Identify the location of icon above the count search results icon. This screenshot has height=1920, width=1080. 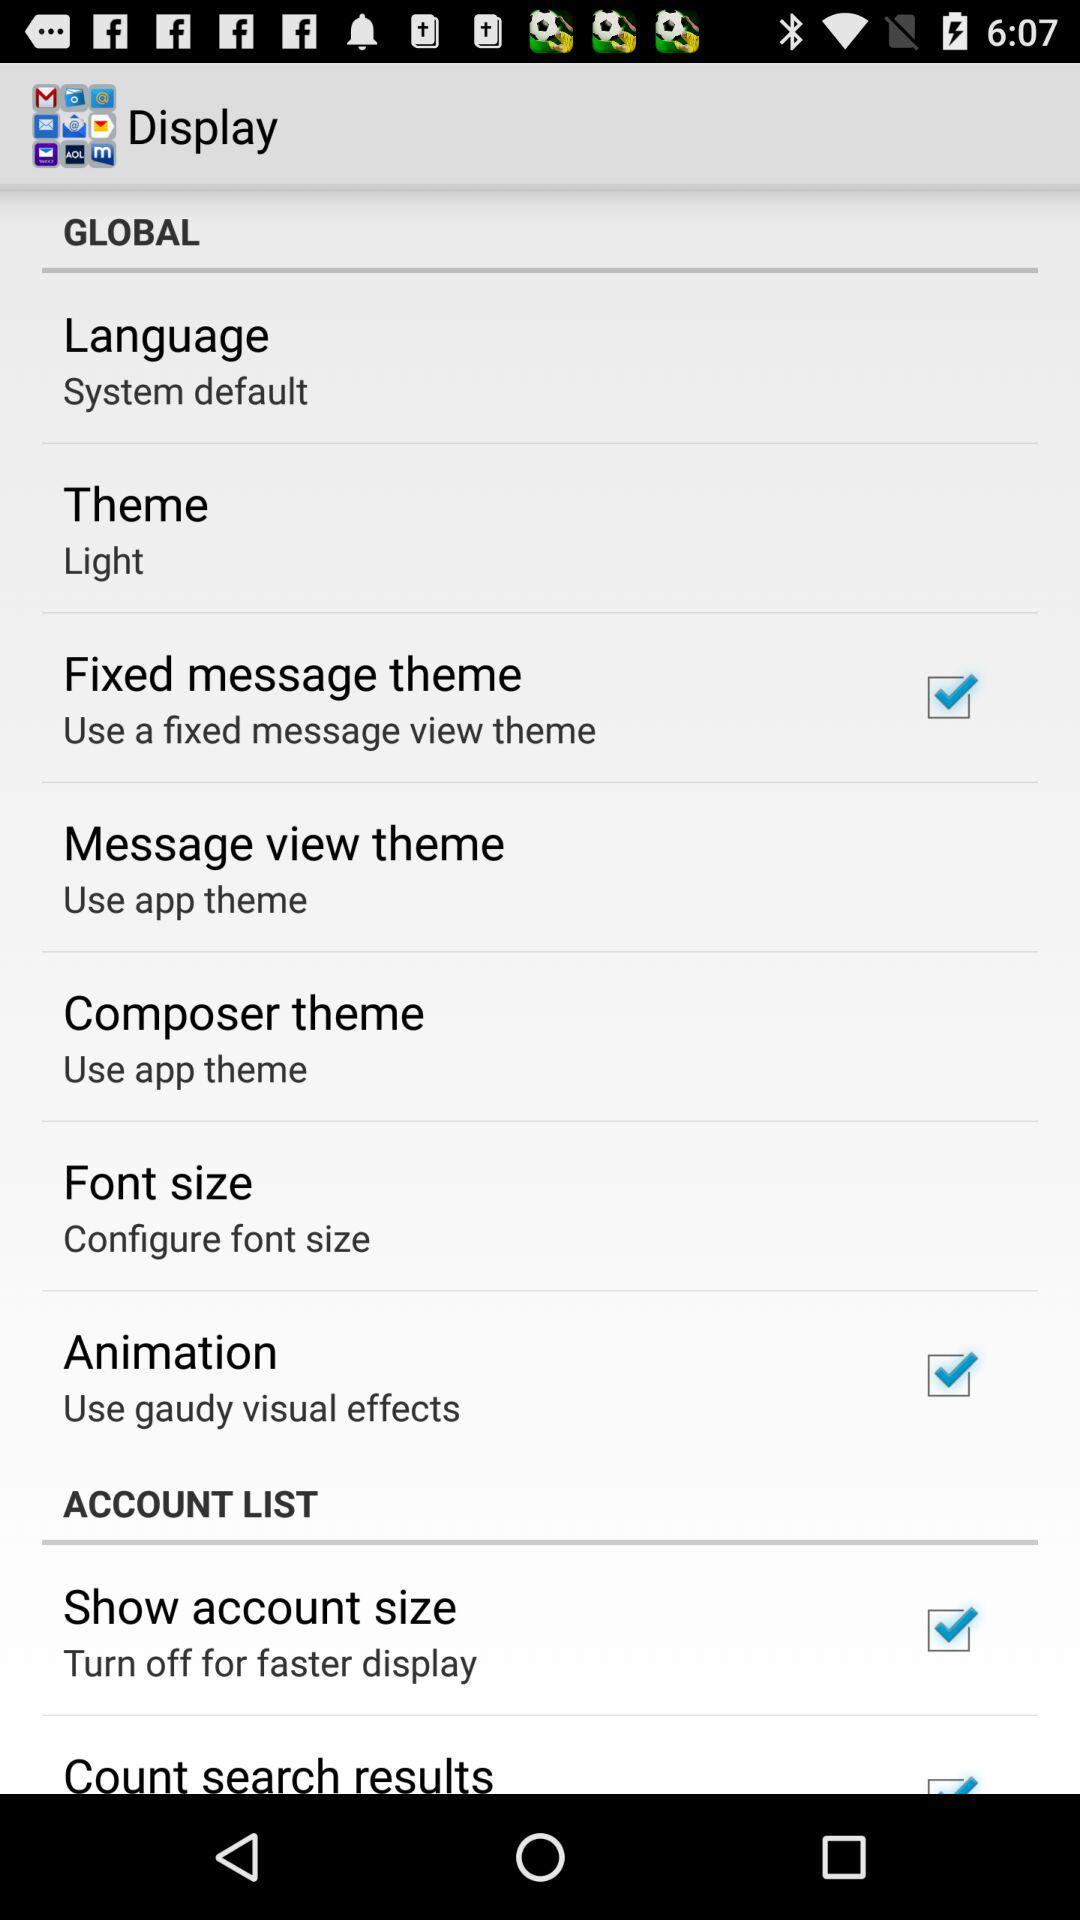
(270, 1661).